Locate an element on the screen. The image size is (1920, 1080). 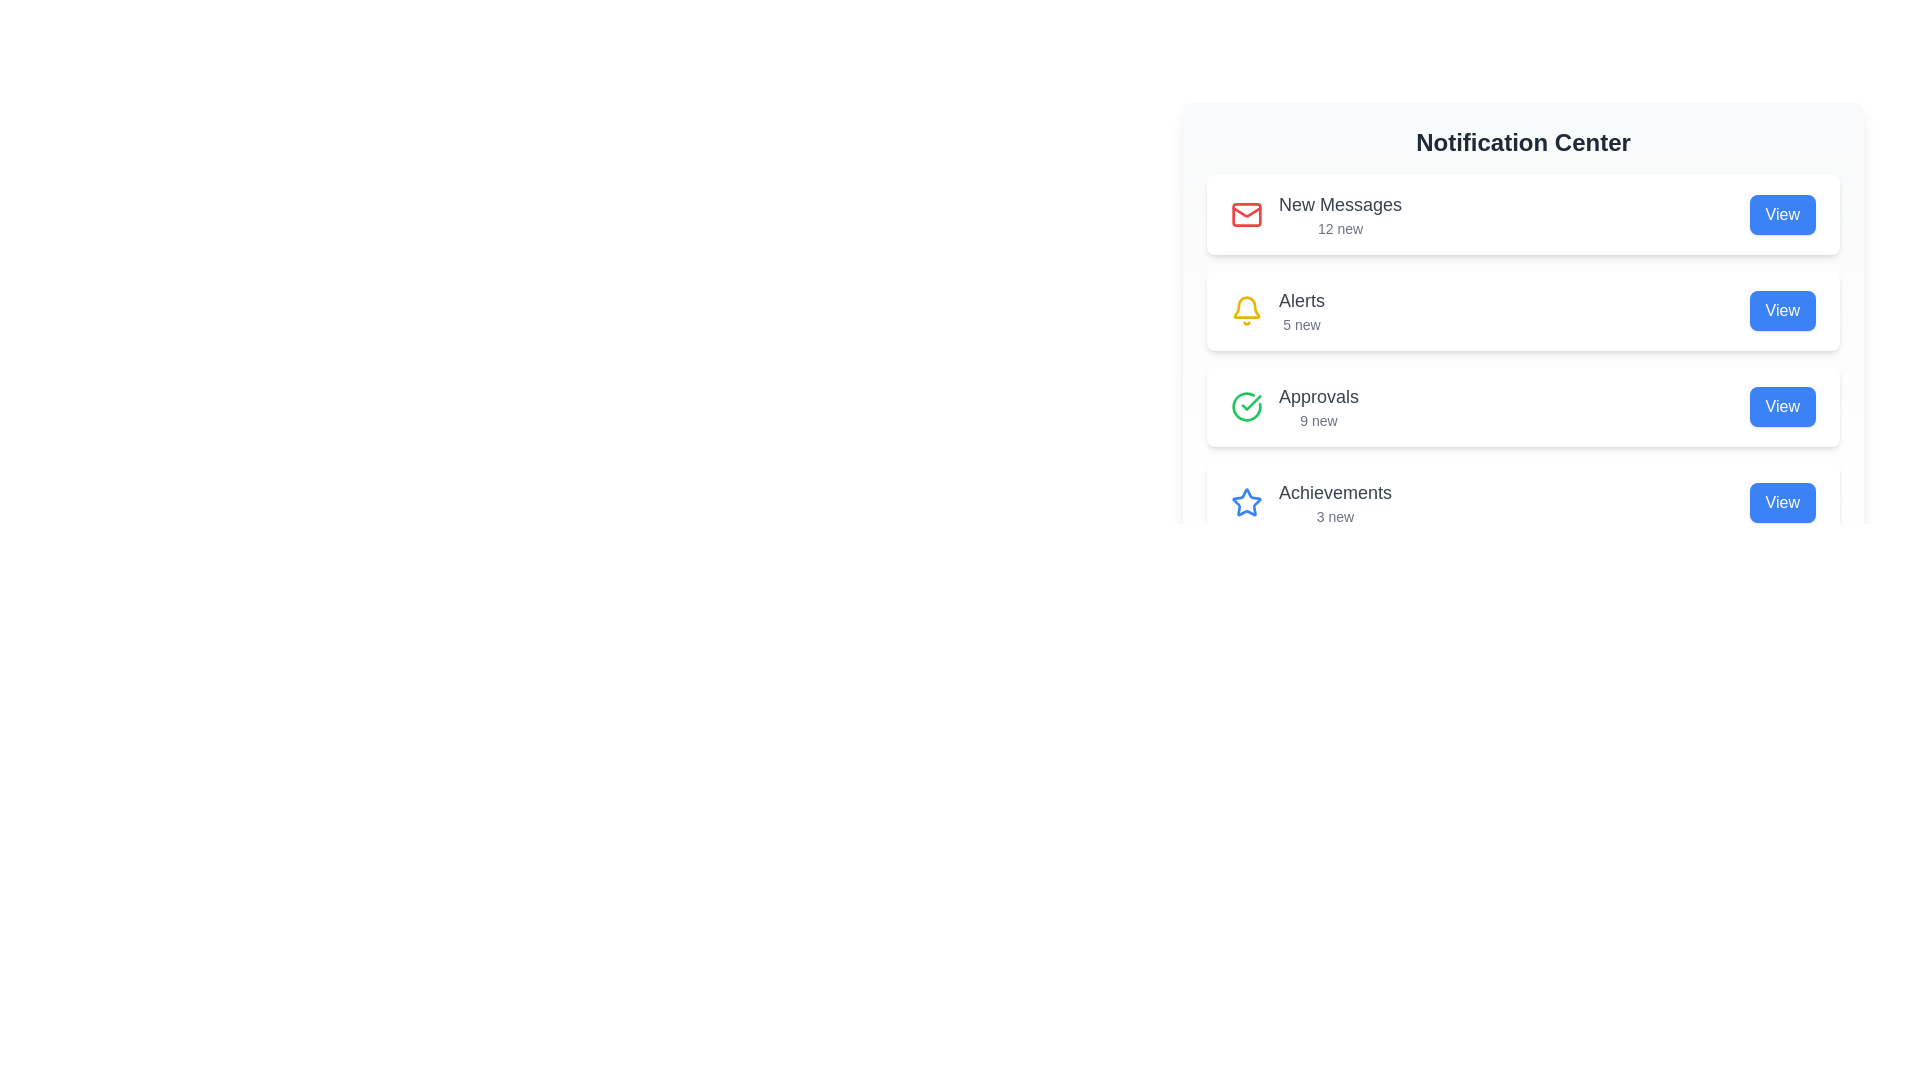
the text label displaying the count of new items or notifications for the 'Approvals' category in the Notification Center, located below the 'Approvals' header is located at coordinates (1319, 419).